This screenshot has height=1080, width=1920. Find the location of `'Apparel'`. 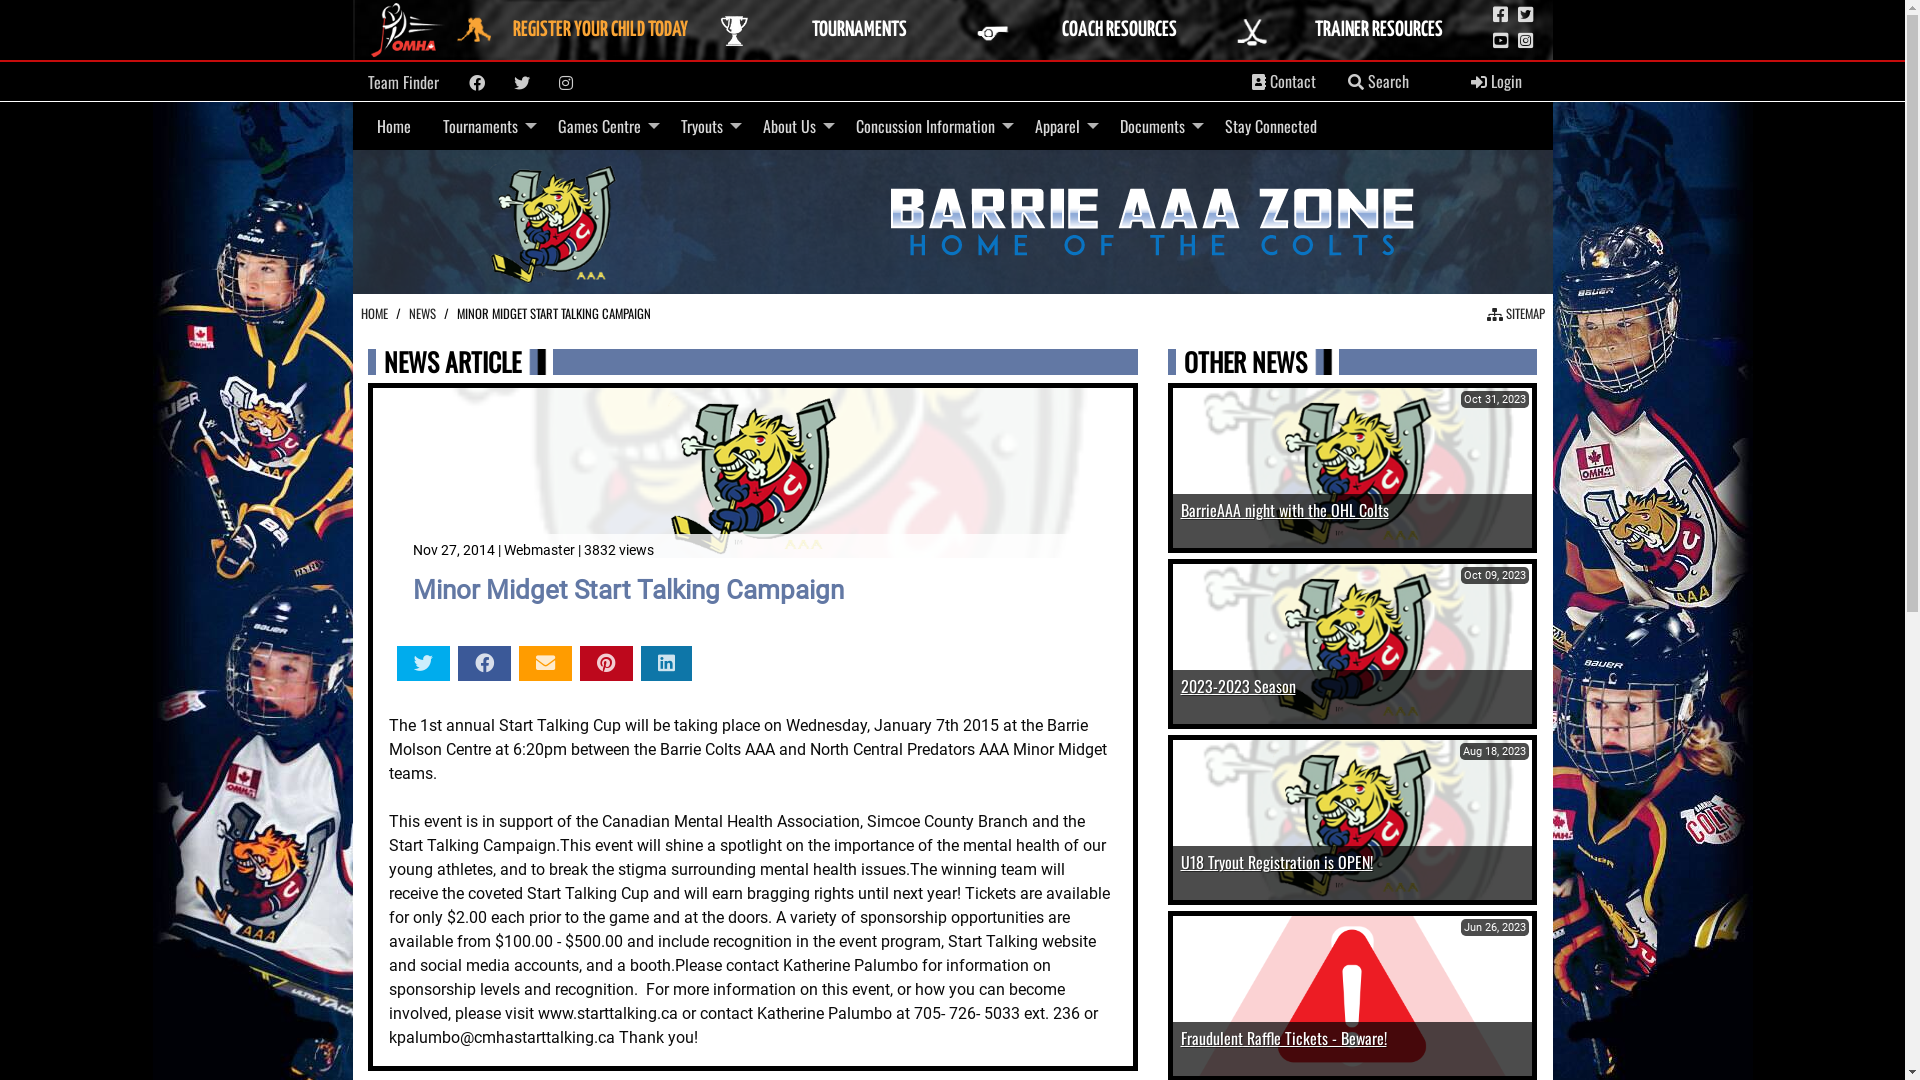

'Apparel' is located at coordinates (1059, 126).